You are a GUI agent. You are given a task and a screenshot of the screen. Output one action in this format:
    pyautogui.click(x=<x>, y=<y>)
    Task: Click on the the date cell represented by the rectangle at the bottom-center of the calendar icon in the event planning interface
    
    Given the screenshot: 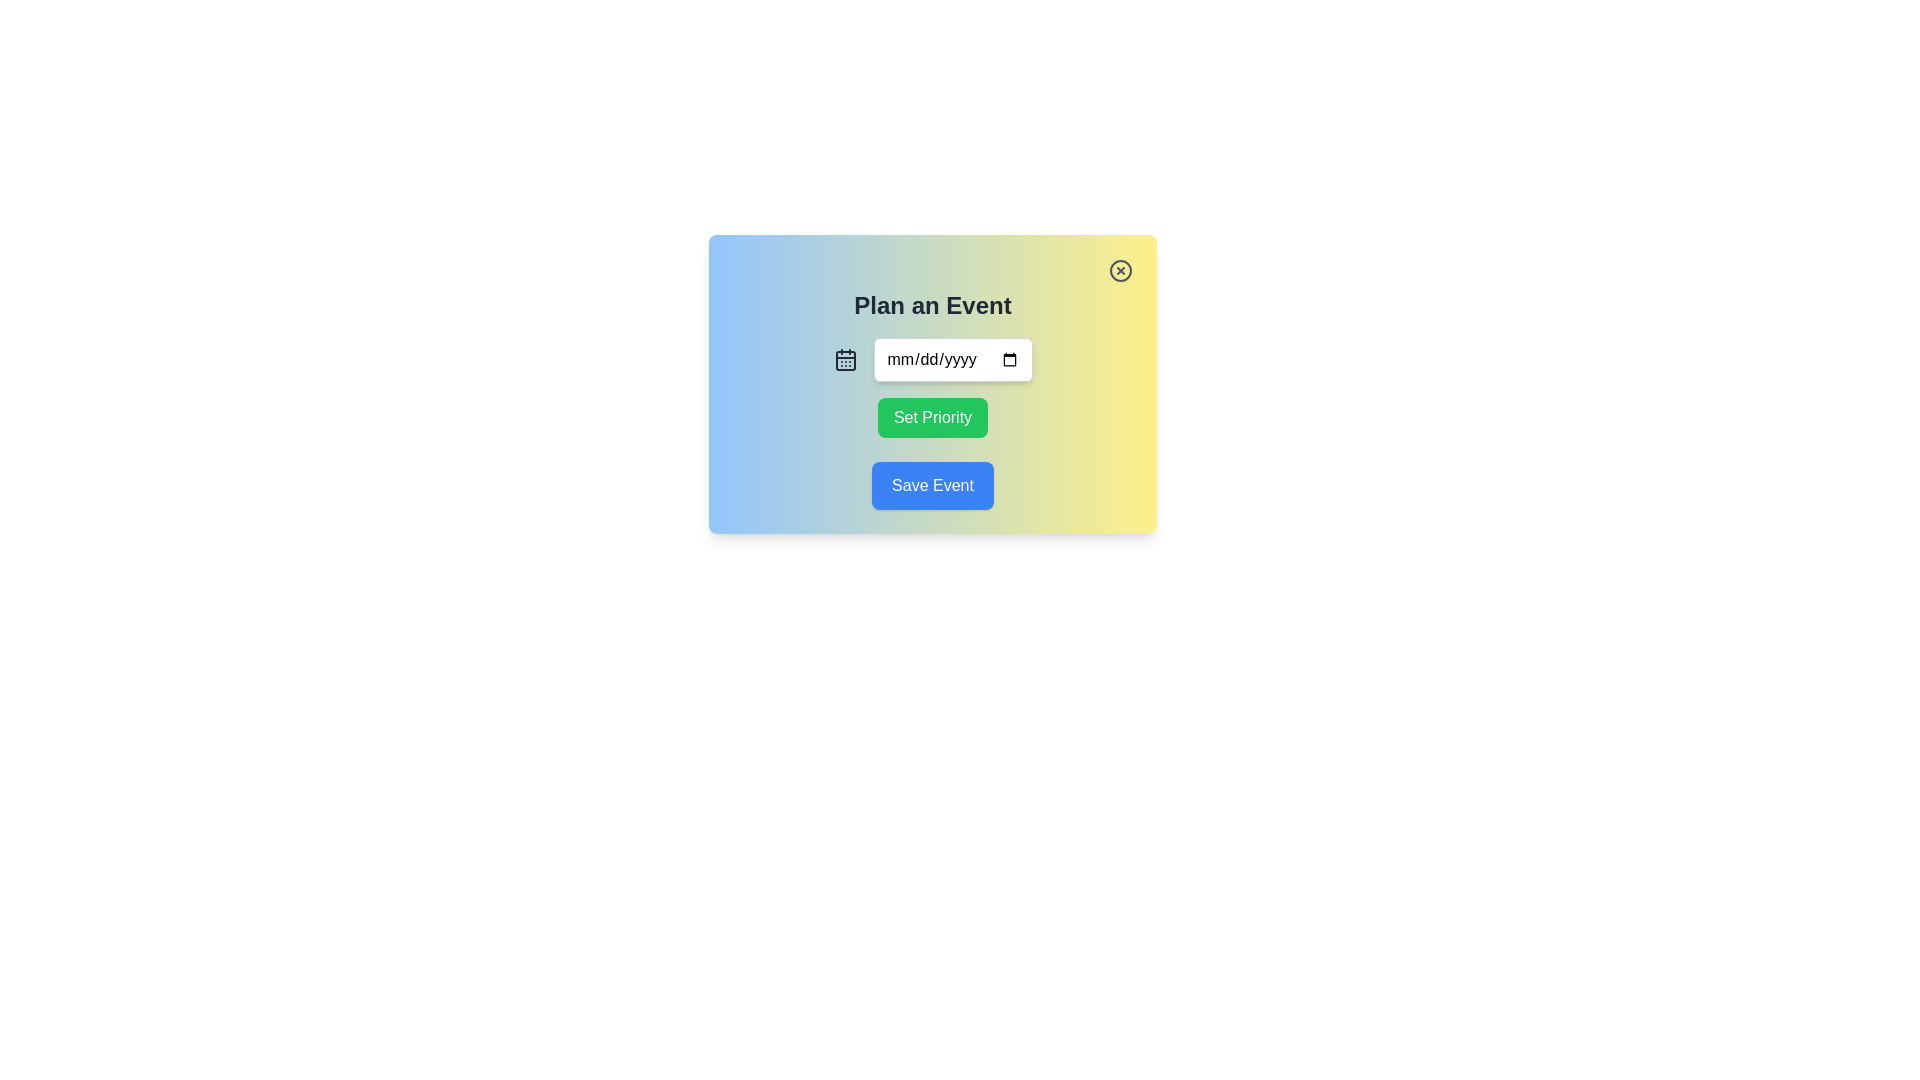 What is the action you would take?
    pyautogui.click(x=845, y=361)
    